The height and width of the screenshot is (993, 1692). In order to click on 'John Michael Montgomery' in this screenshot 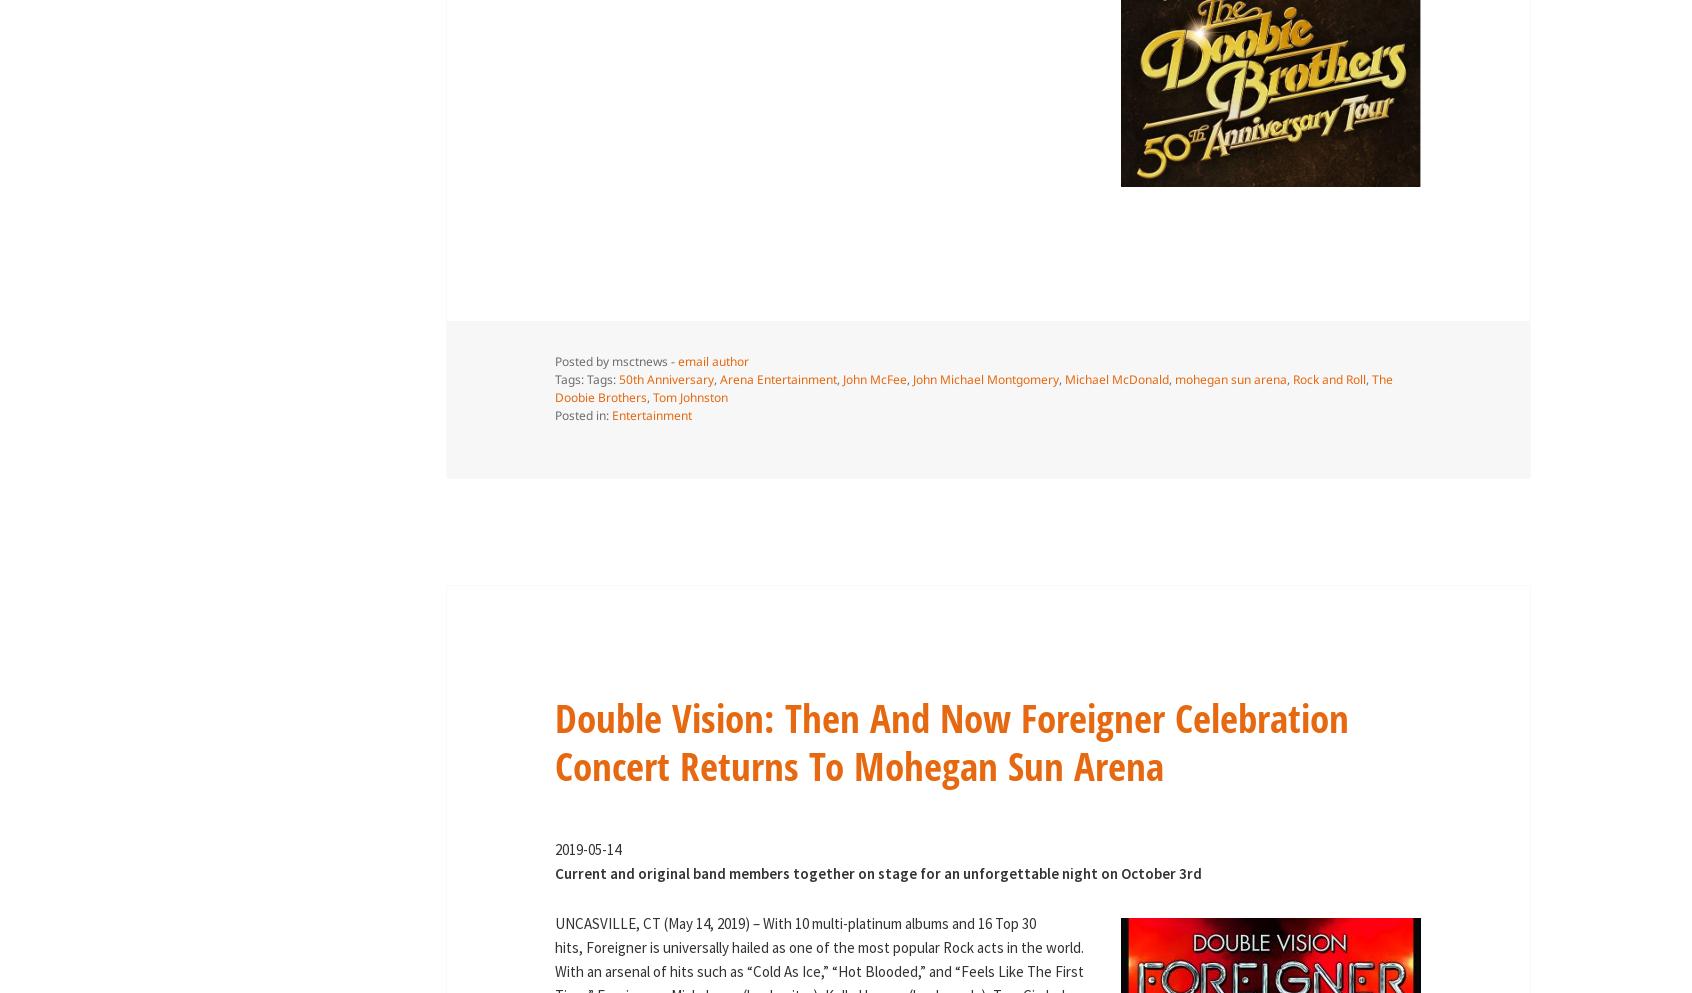, I will do `click(910, 379)`.